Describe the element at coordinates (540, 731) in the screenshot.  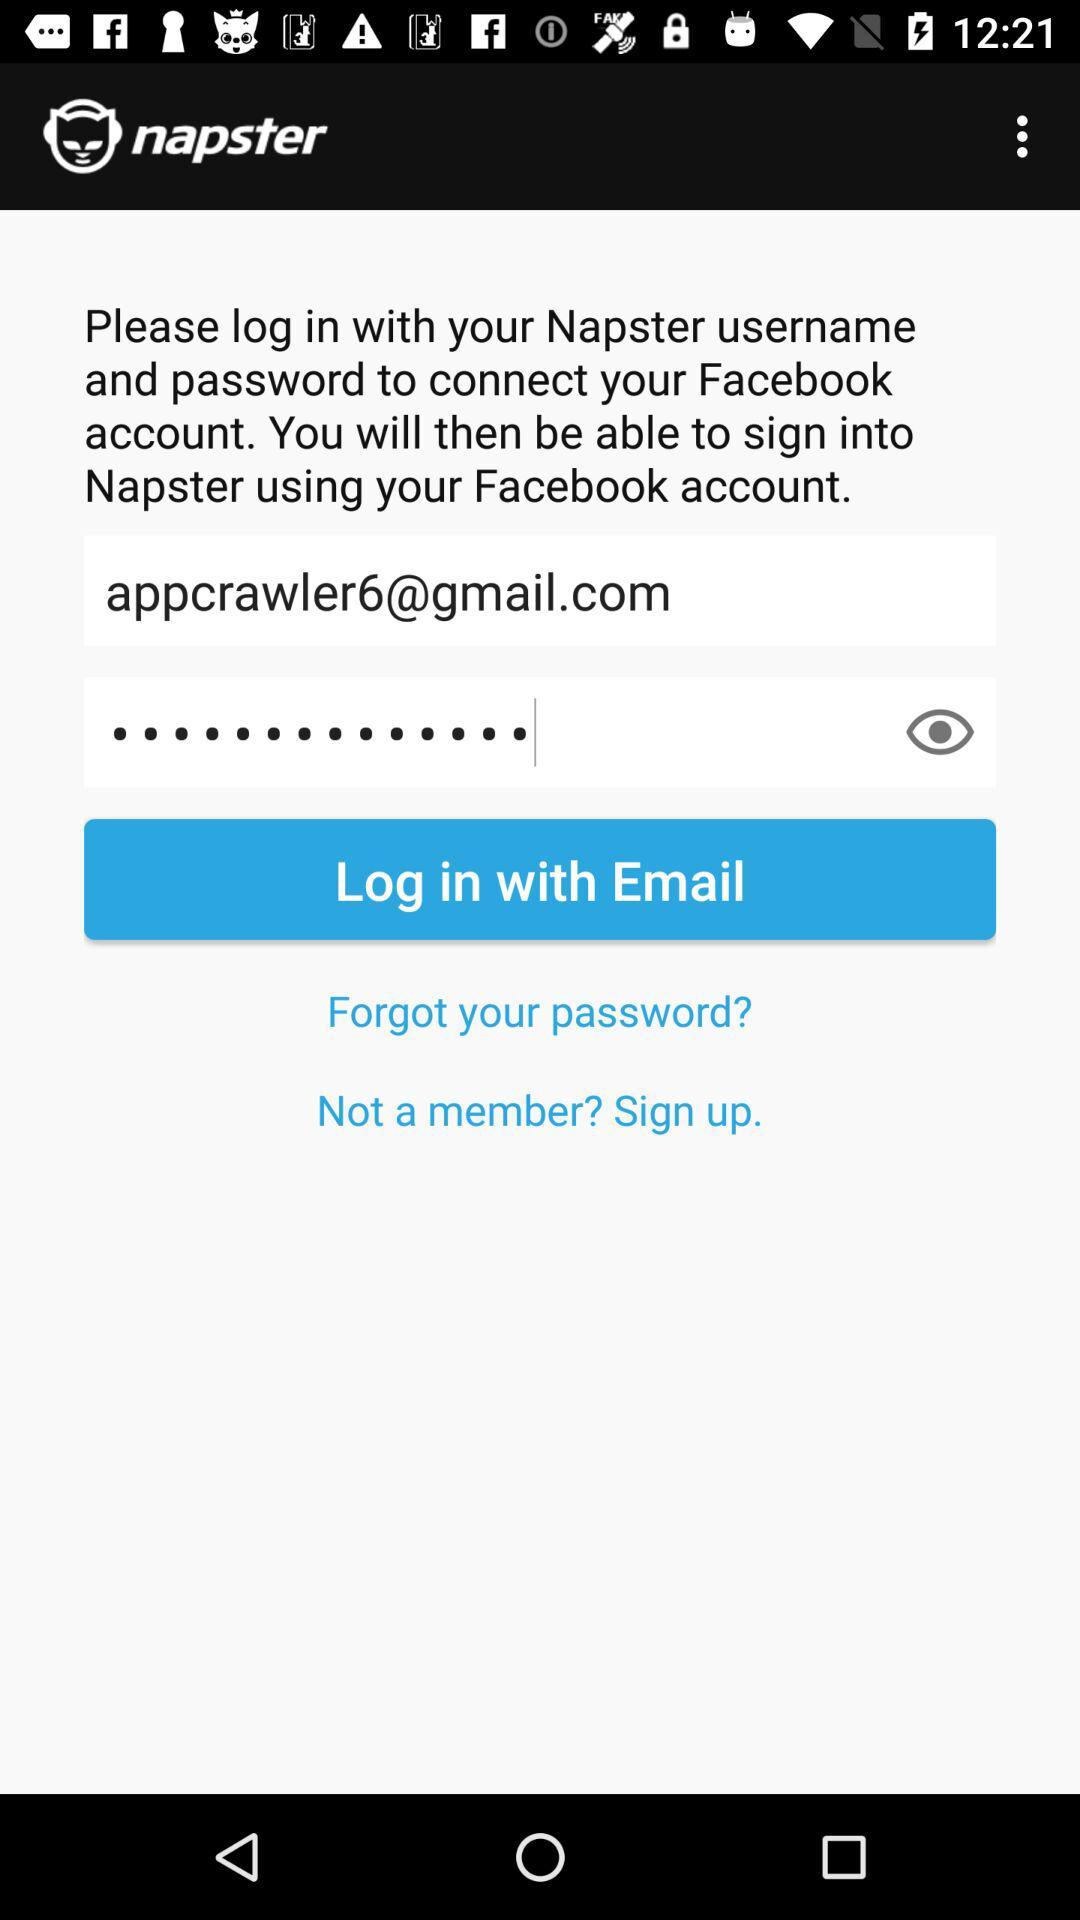
I see `icon below appcrawler6@gmail.com` at that location.